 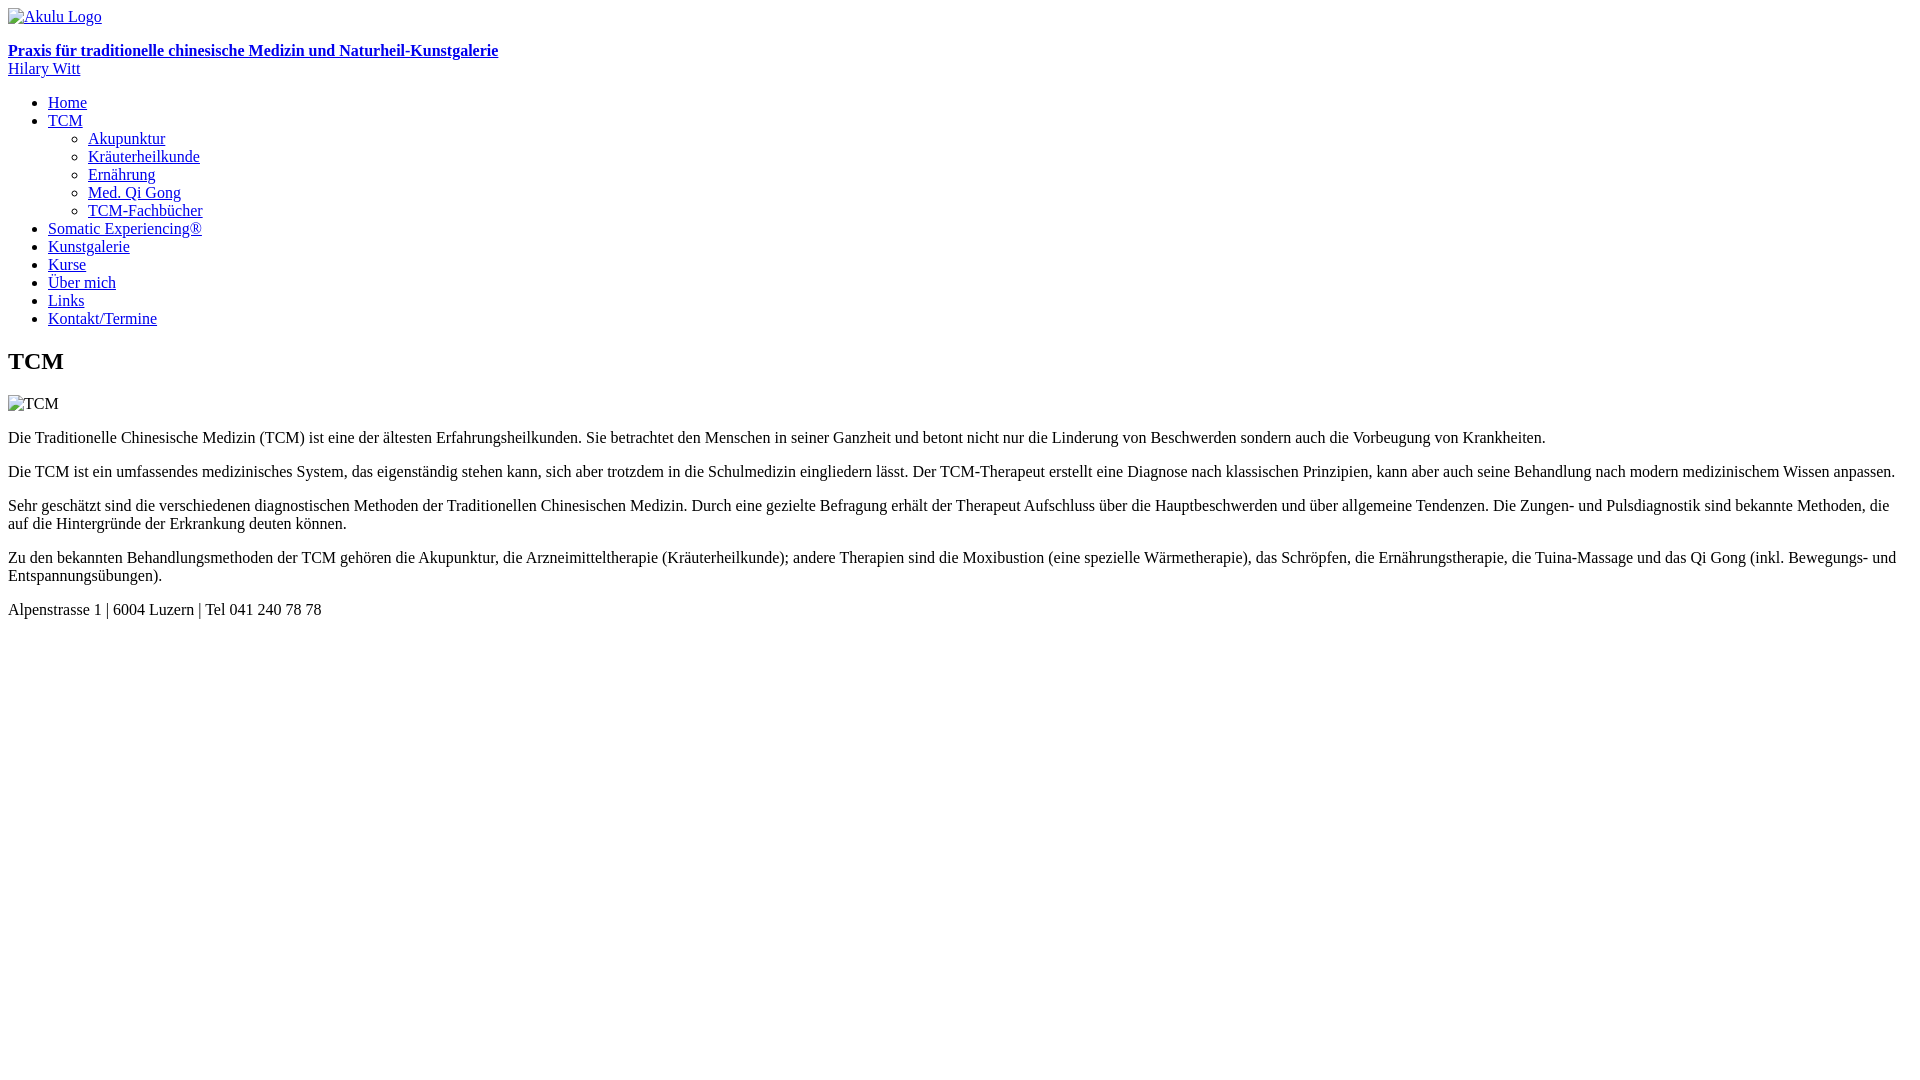 What do you see at coordinates (101, 317) in the screenshot?
I see `'Kontakt/Termine'` at bounding box center [101, 317].